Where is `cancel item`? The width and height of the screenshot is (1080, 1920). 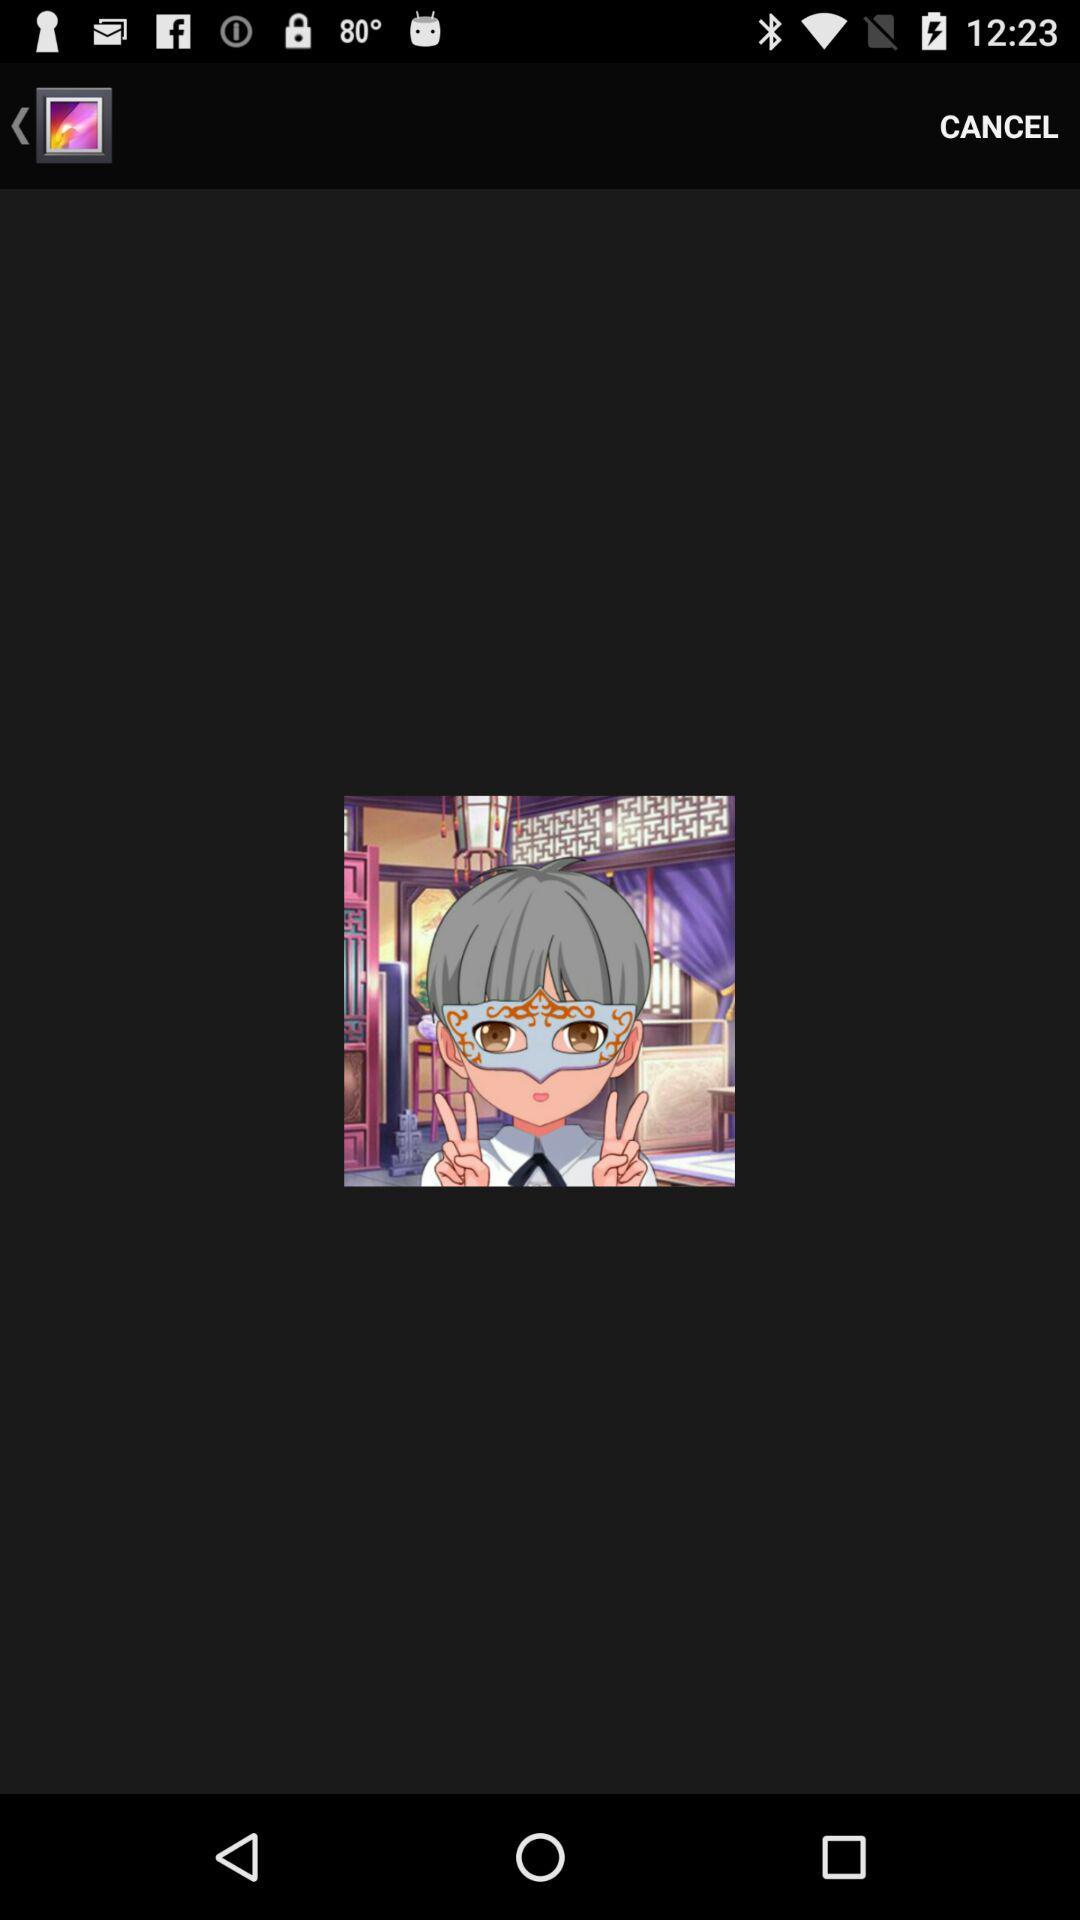
cancel item is located at coordinates (999, 124).